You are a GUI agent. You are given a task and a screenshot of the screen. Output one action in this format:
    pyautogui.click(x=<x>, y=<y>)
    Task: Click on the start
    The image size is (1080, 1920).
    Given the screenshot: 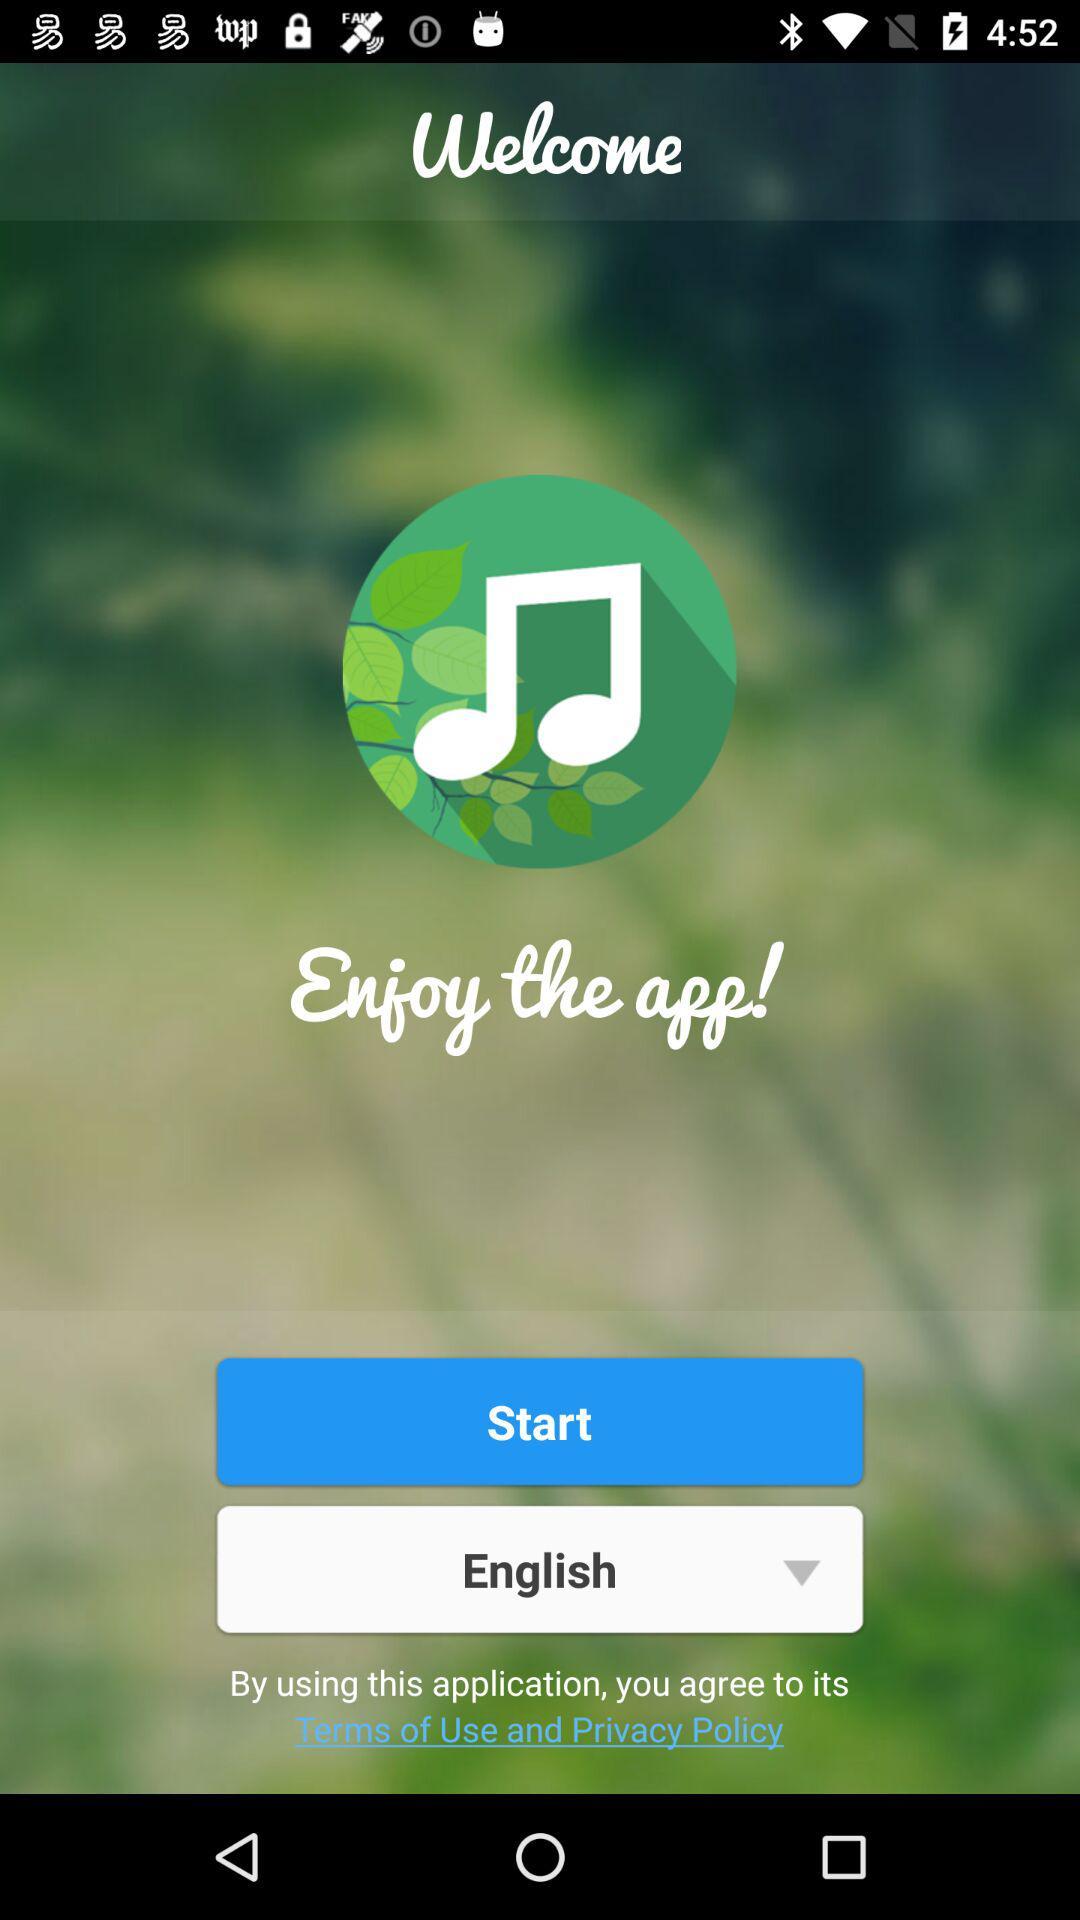 What is the action you would take?
    pyautogui.click(x=538, y=1420)
    